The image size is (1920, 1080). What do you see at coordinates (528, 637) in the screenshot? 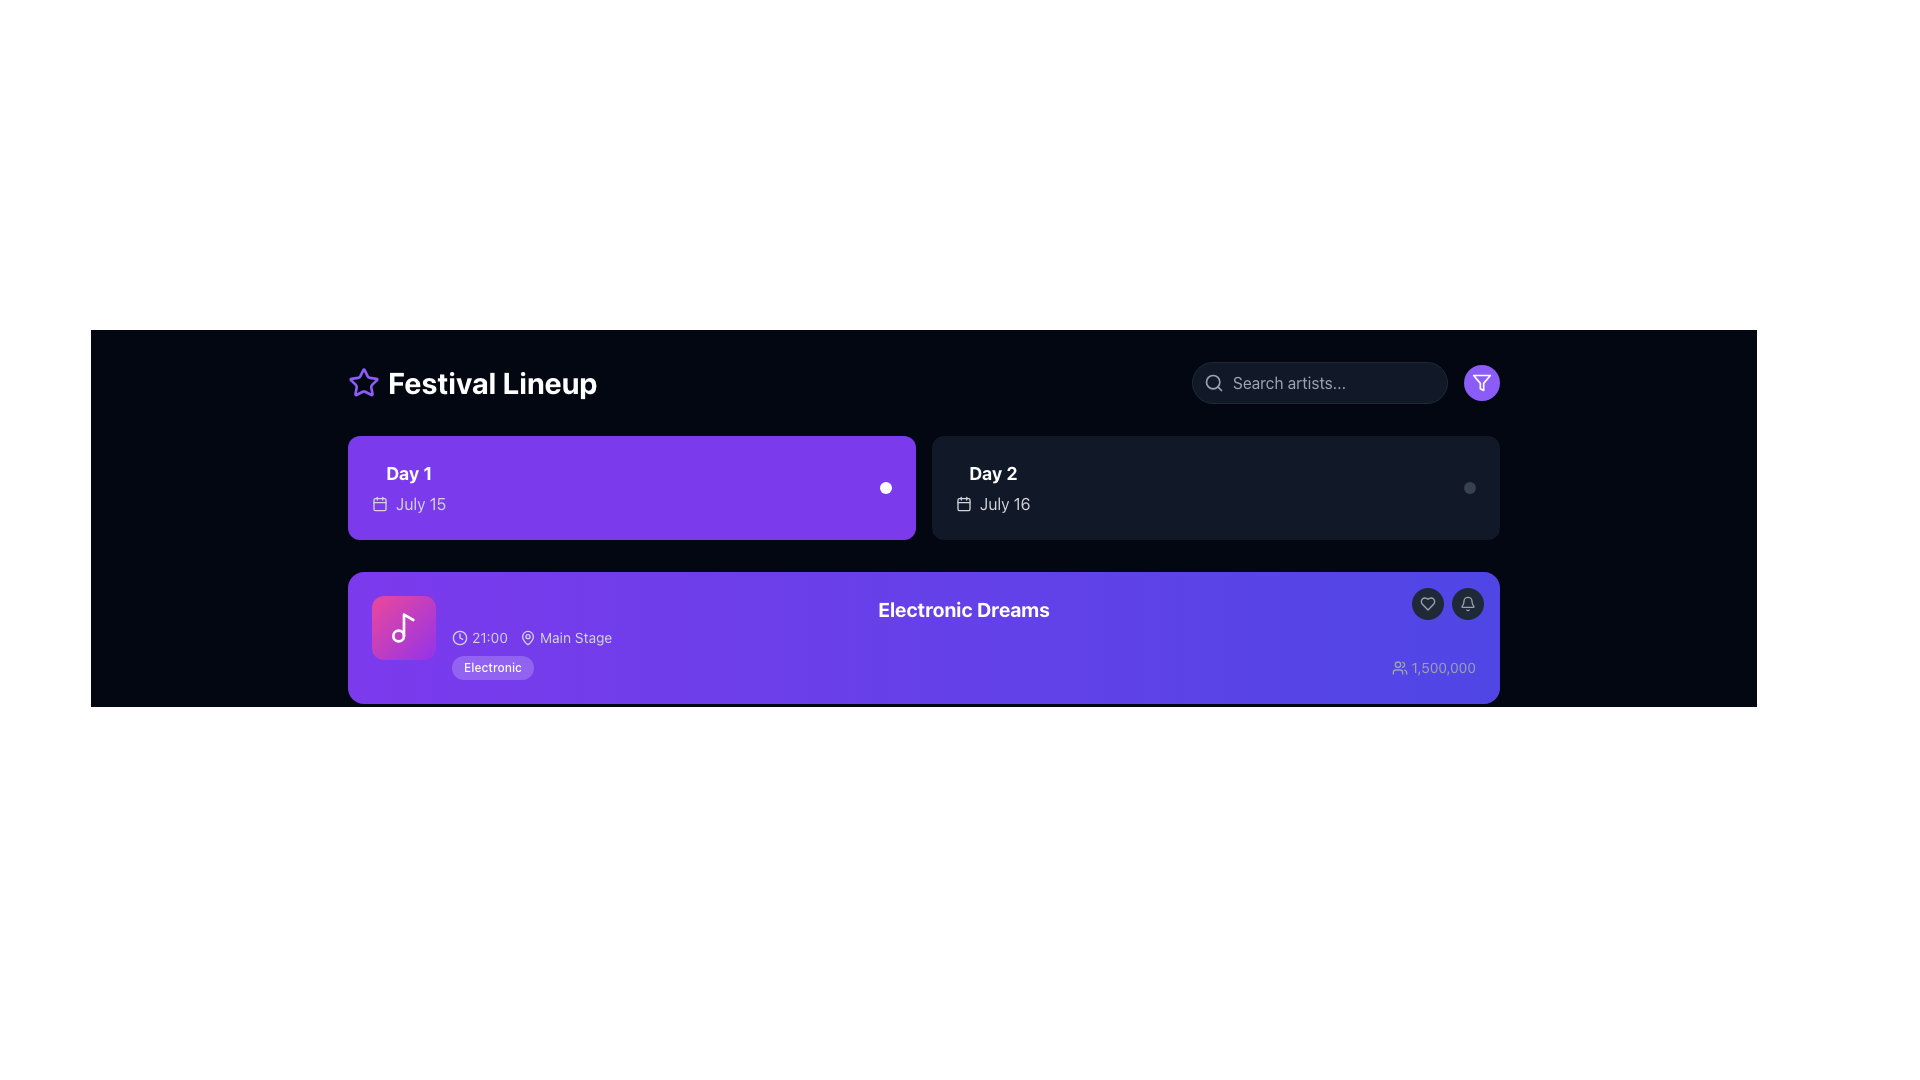
I see `the pin icon that indicates the location of the 'Main Stage', located in a purple card towards the center-left of the UI` at bounding box center [528, 637].